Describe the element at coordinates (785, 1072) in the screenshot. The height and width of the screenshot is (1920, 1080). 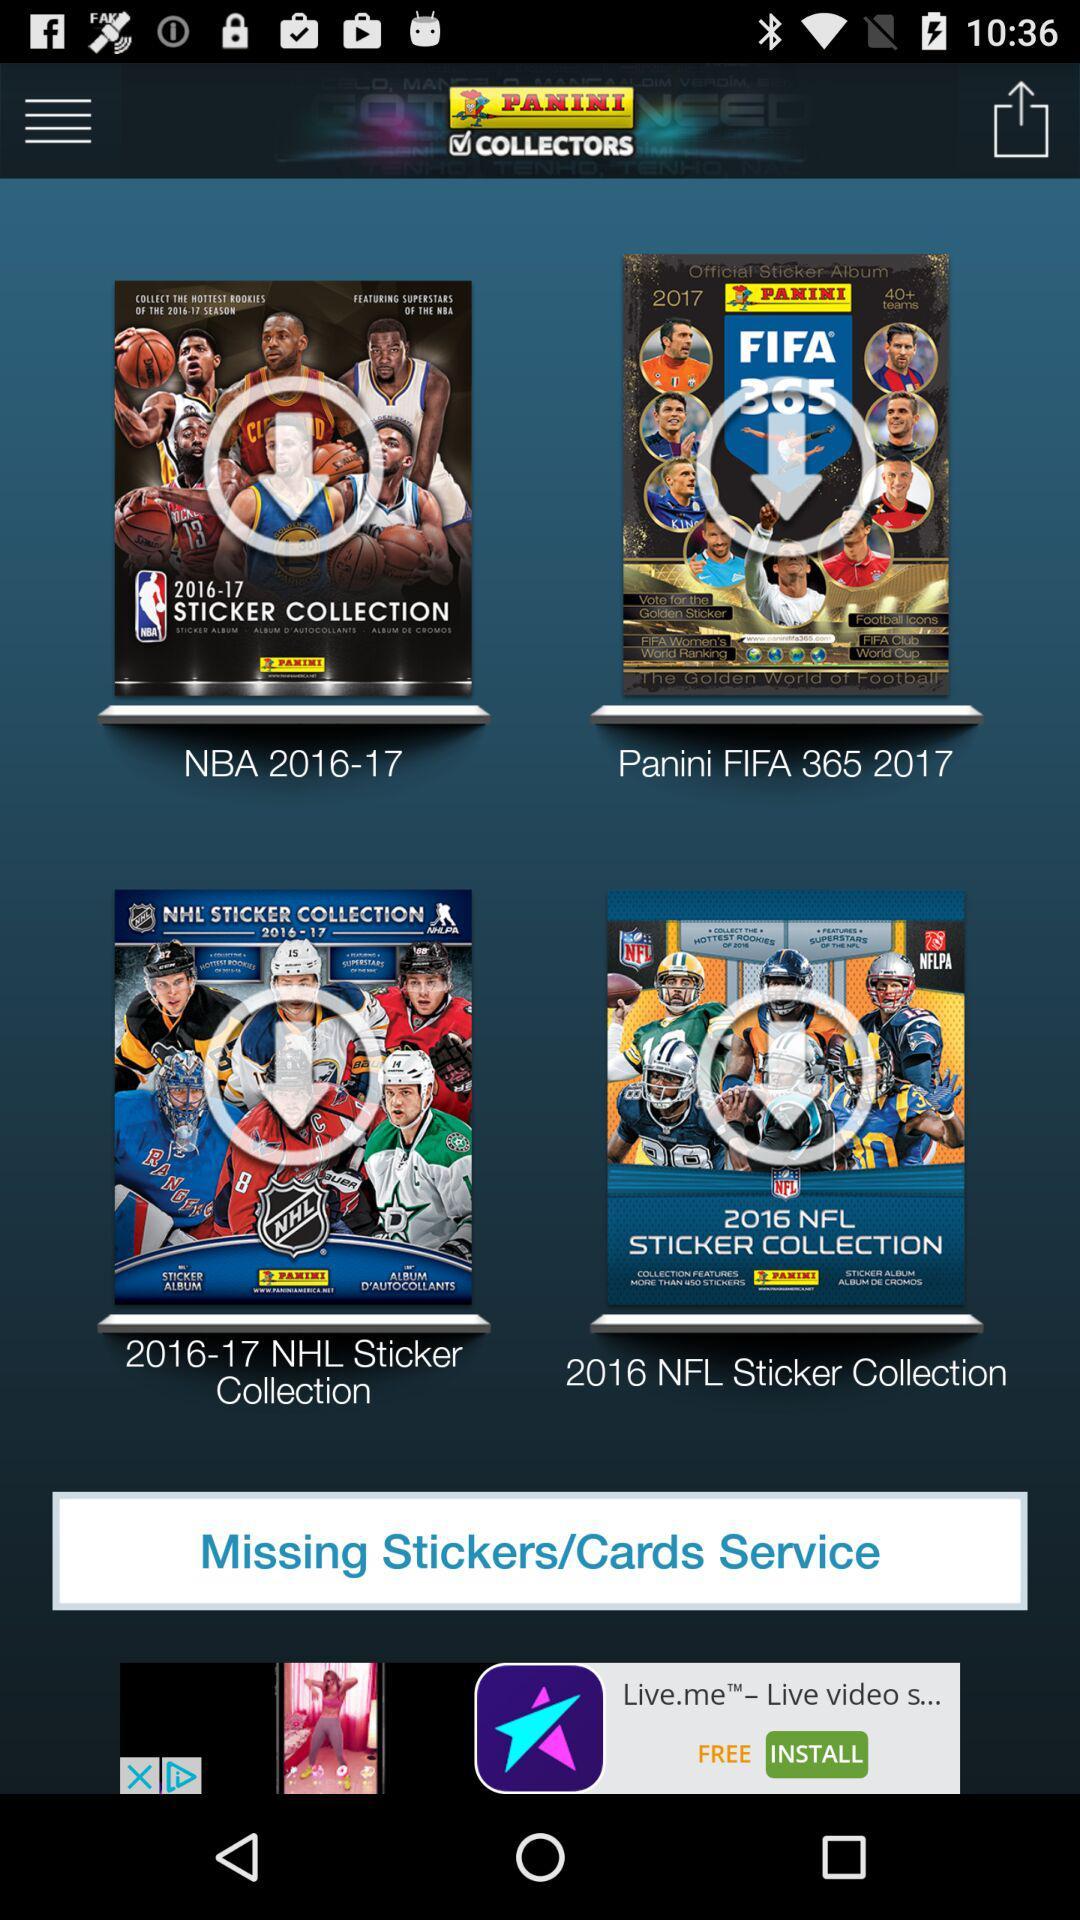
I see `second image second row down arrow` at that location.